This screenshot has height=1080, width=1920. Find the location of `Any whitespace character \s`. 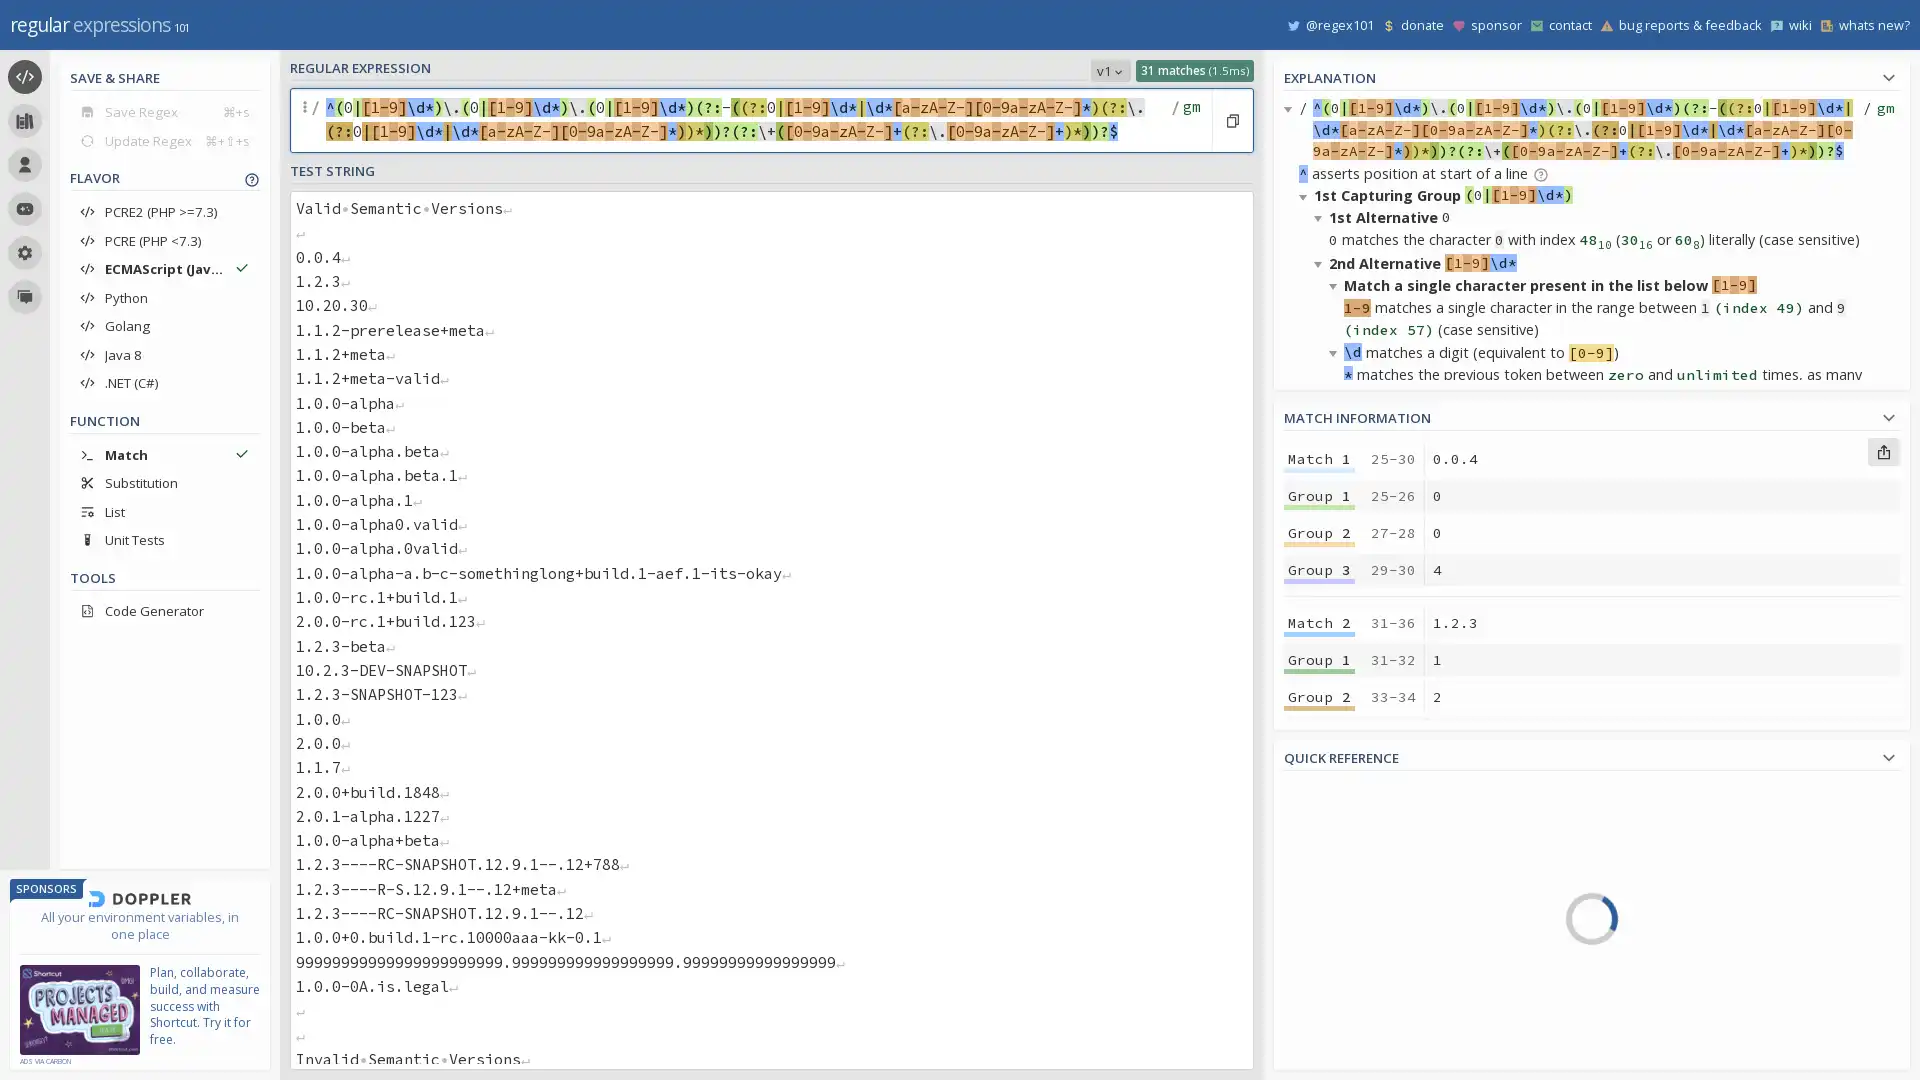

Any whitespace character \s is located at coordinates (1691, 991).